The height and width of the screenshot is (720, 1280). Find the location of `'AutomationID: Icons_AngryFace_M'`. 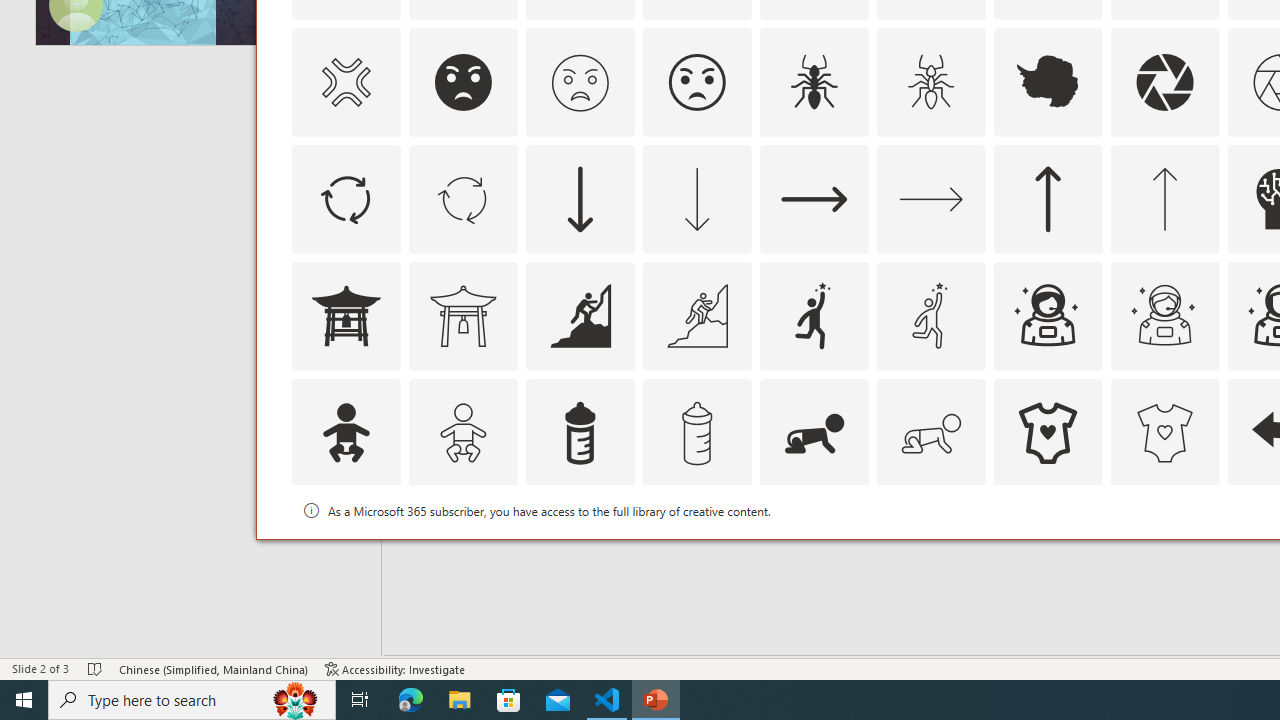

'AutomationID: Icons_AngryFace_M' is located at coordinates (578, 81).